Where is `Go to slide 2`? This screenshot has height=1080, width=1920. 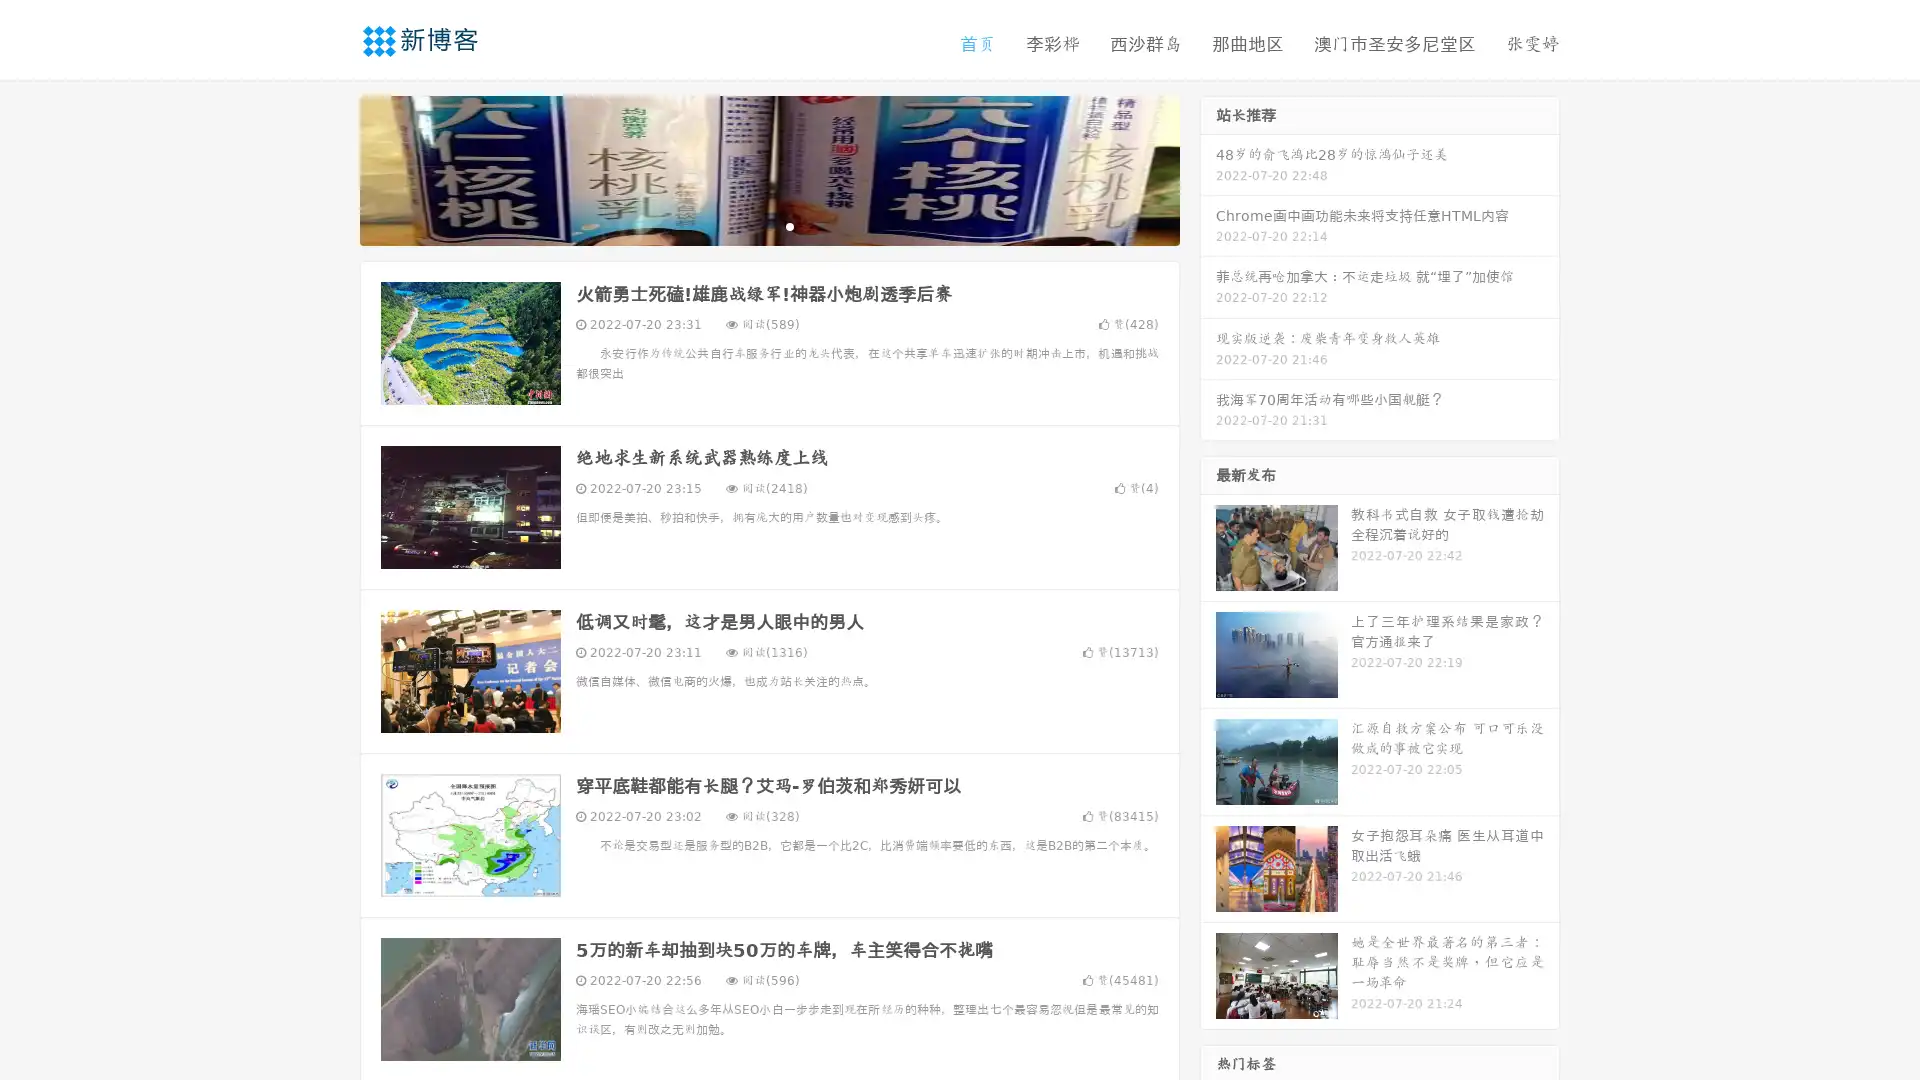 Go to slide 2 is located at coordinates (768, 225).